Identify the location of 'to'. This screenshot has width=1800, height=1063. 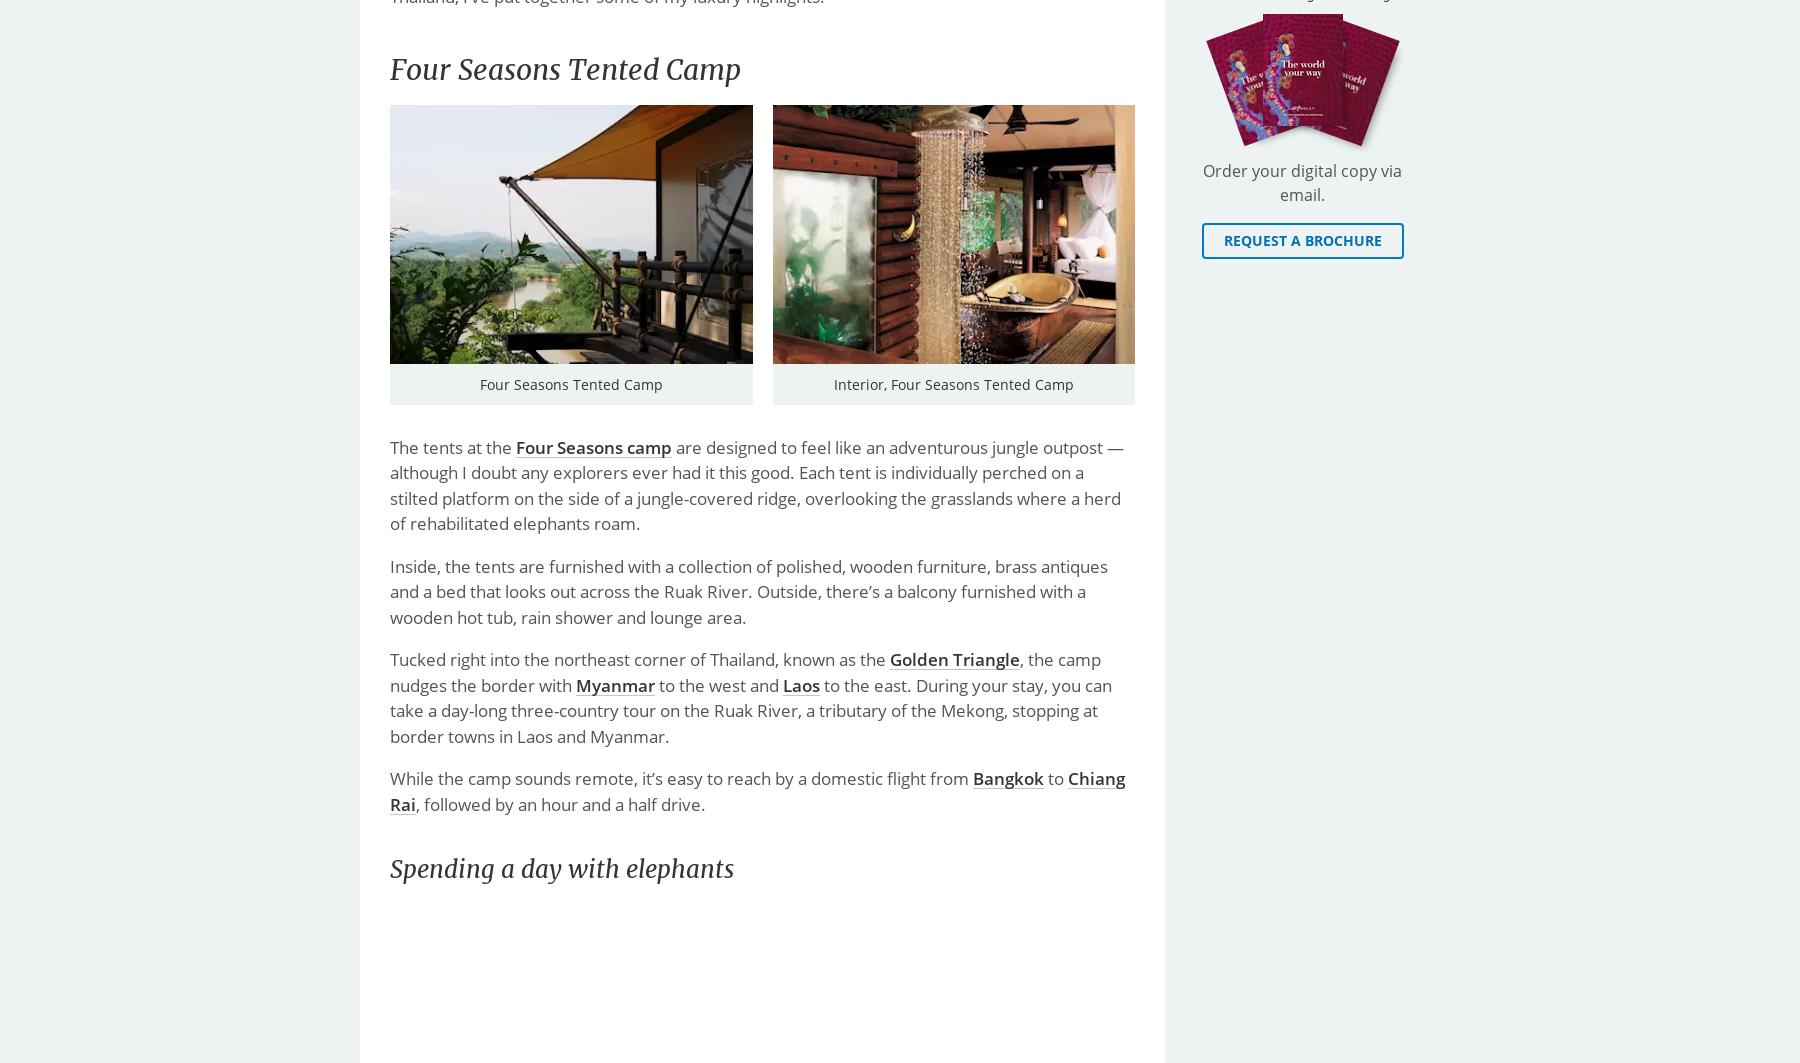
(1056, 777).